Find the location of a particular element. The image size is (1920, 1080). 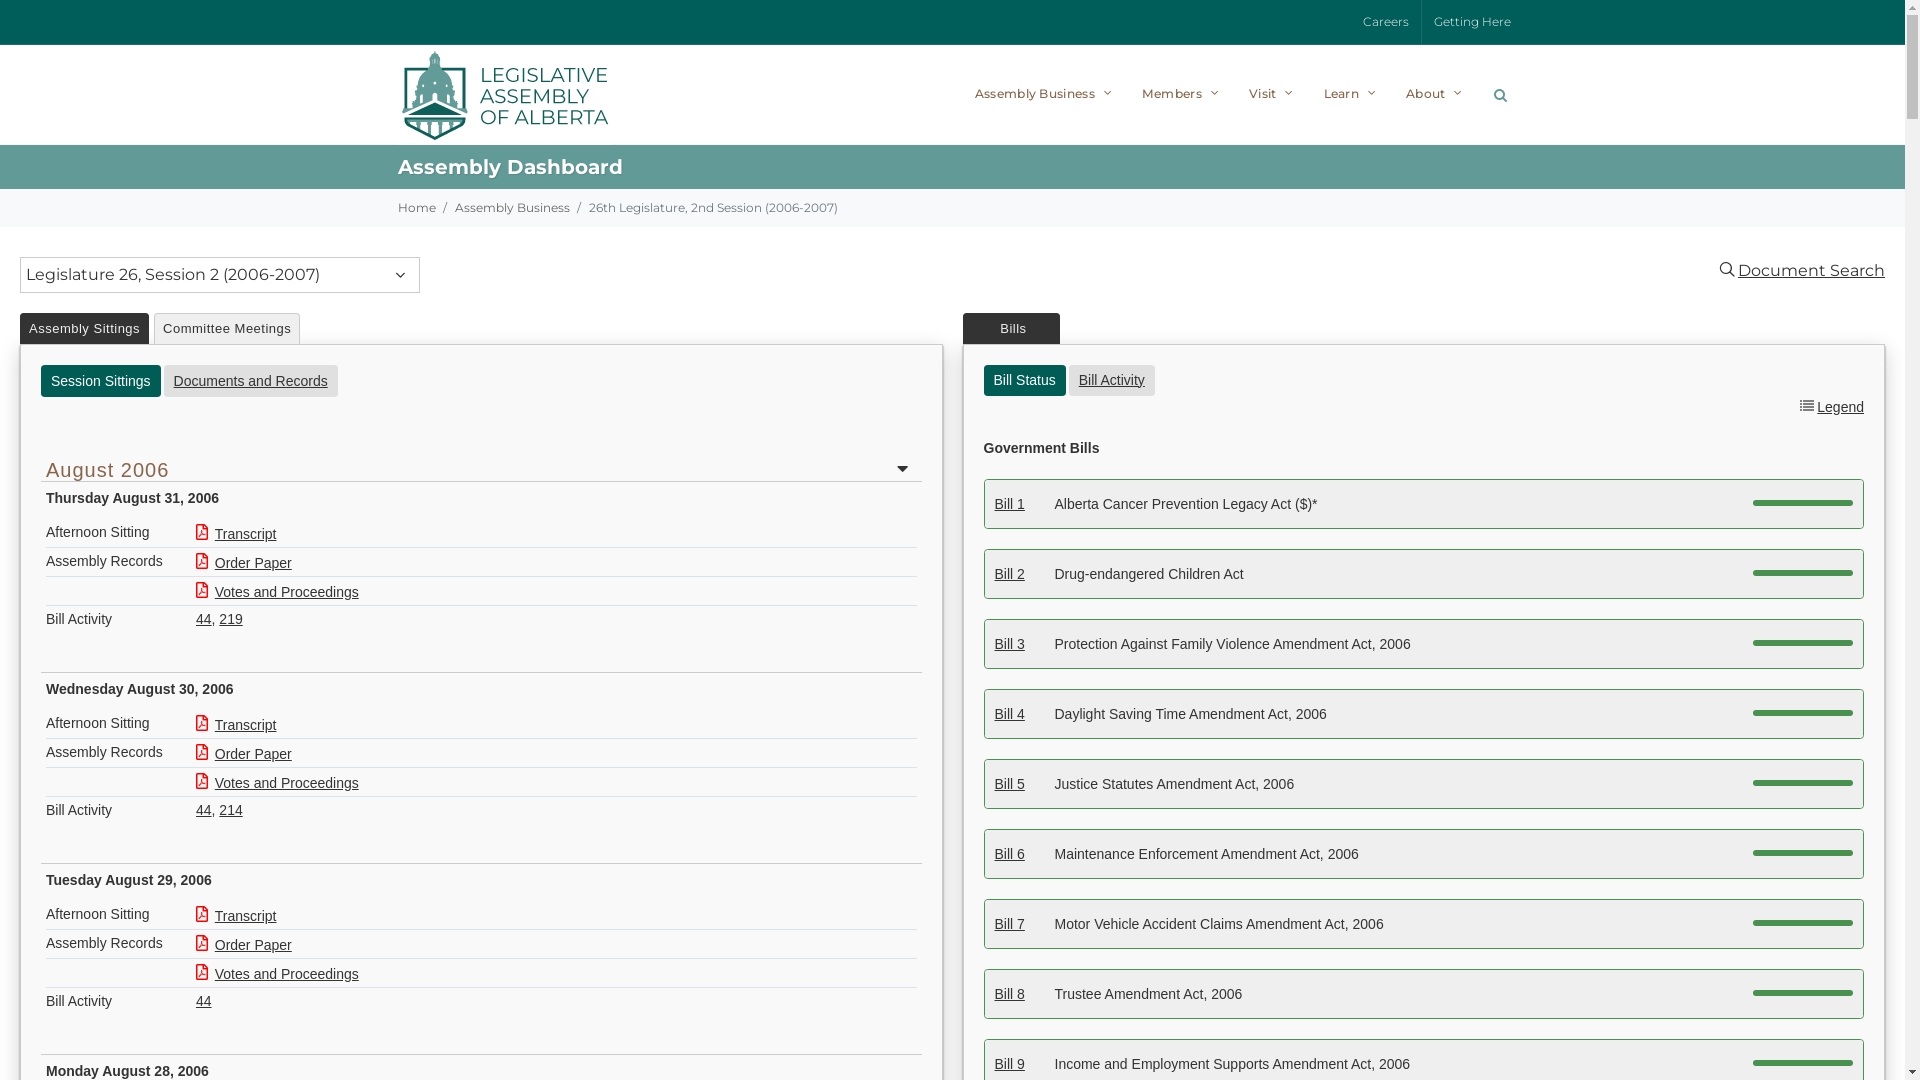

'Order Paper' is located at coordinates (243, 944).